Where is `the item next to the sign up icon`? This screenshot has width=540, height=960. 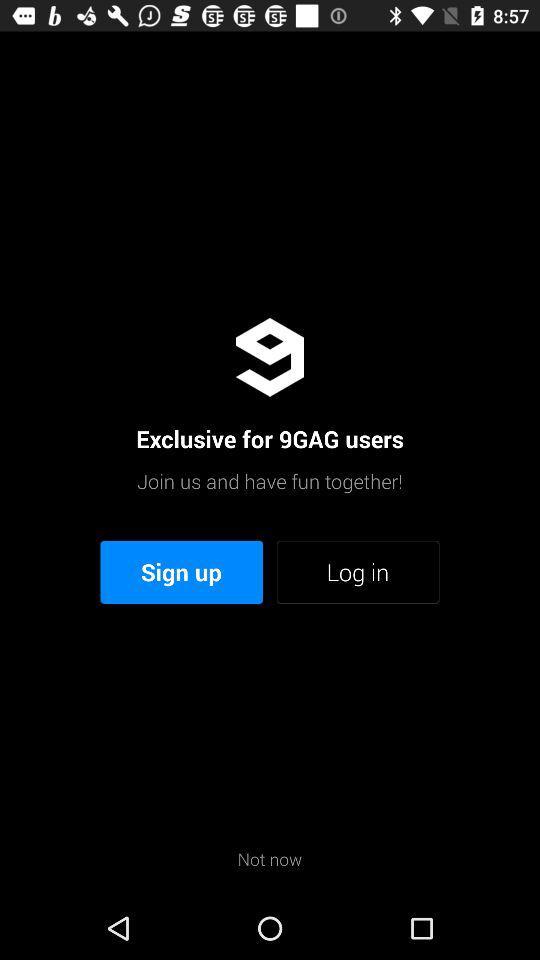
the item next to the sign up icon is located at coordinates (357, 572).